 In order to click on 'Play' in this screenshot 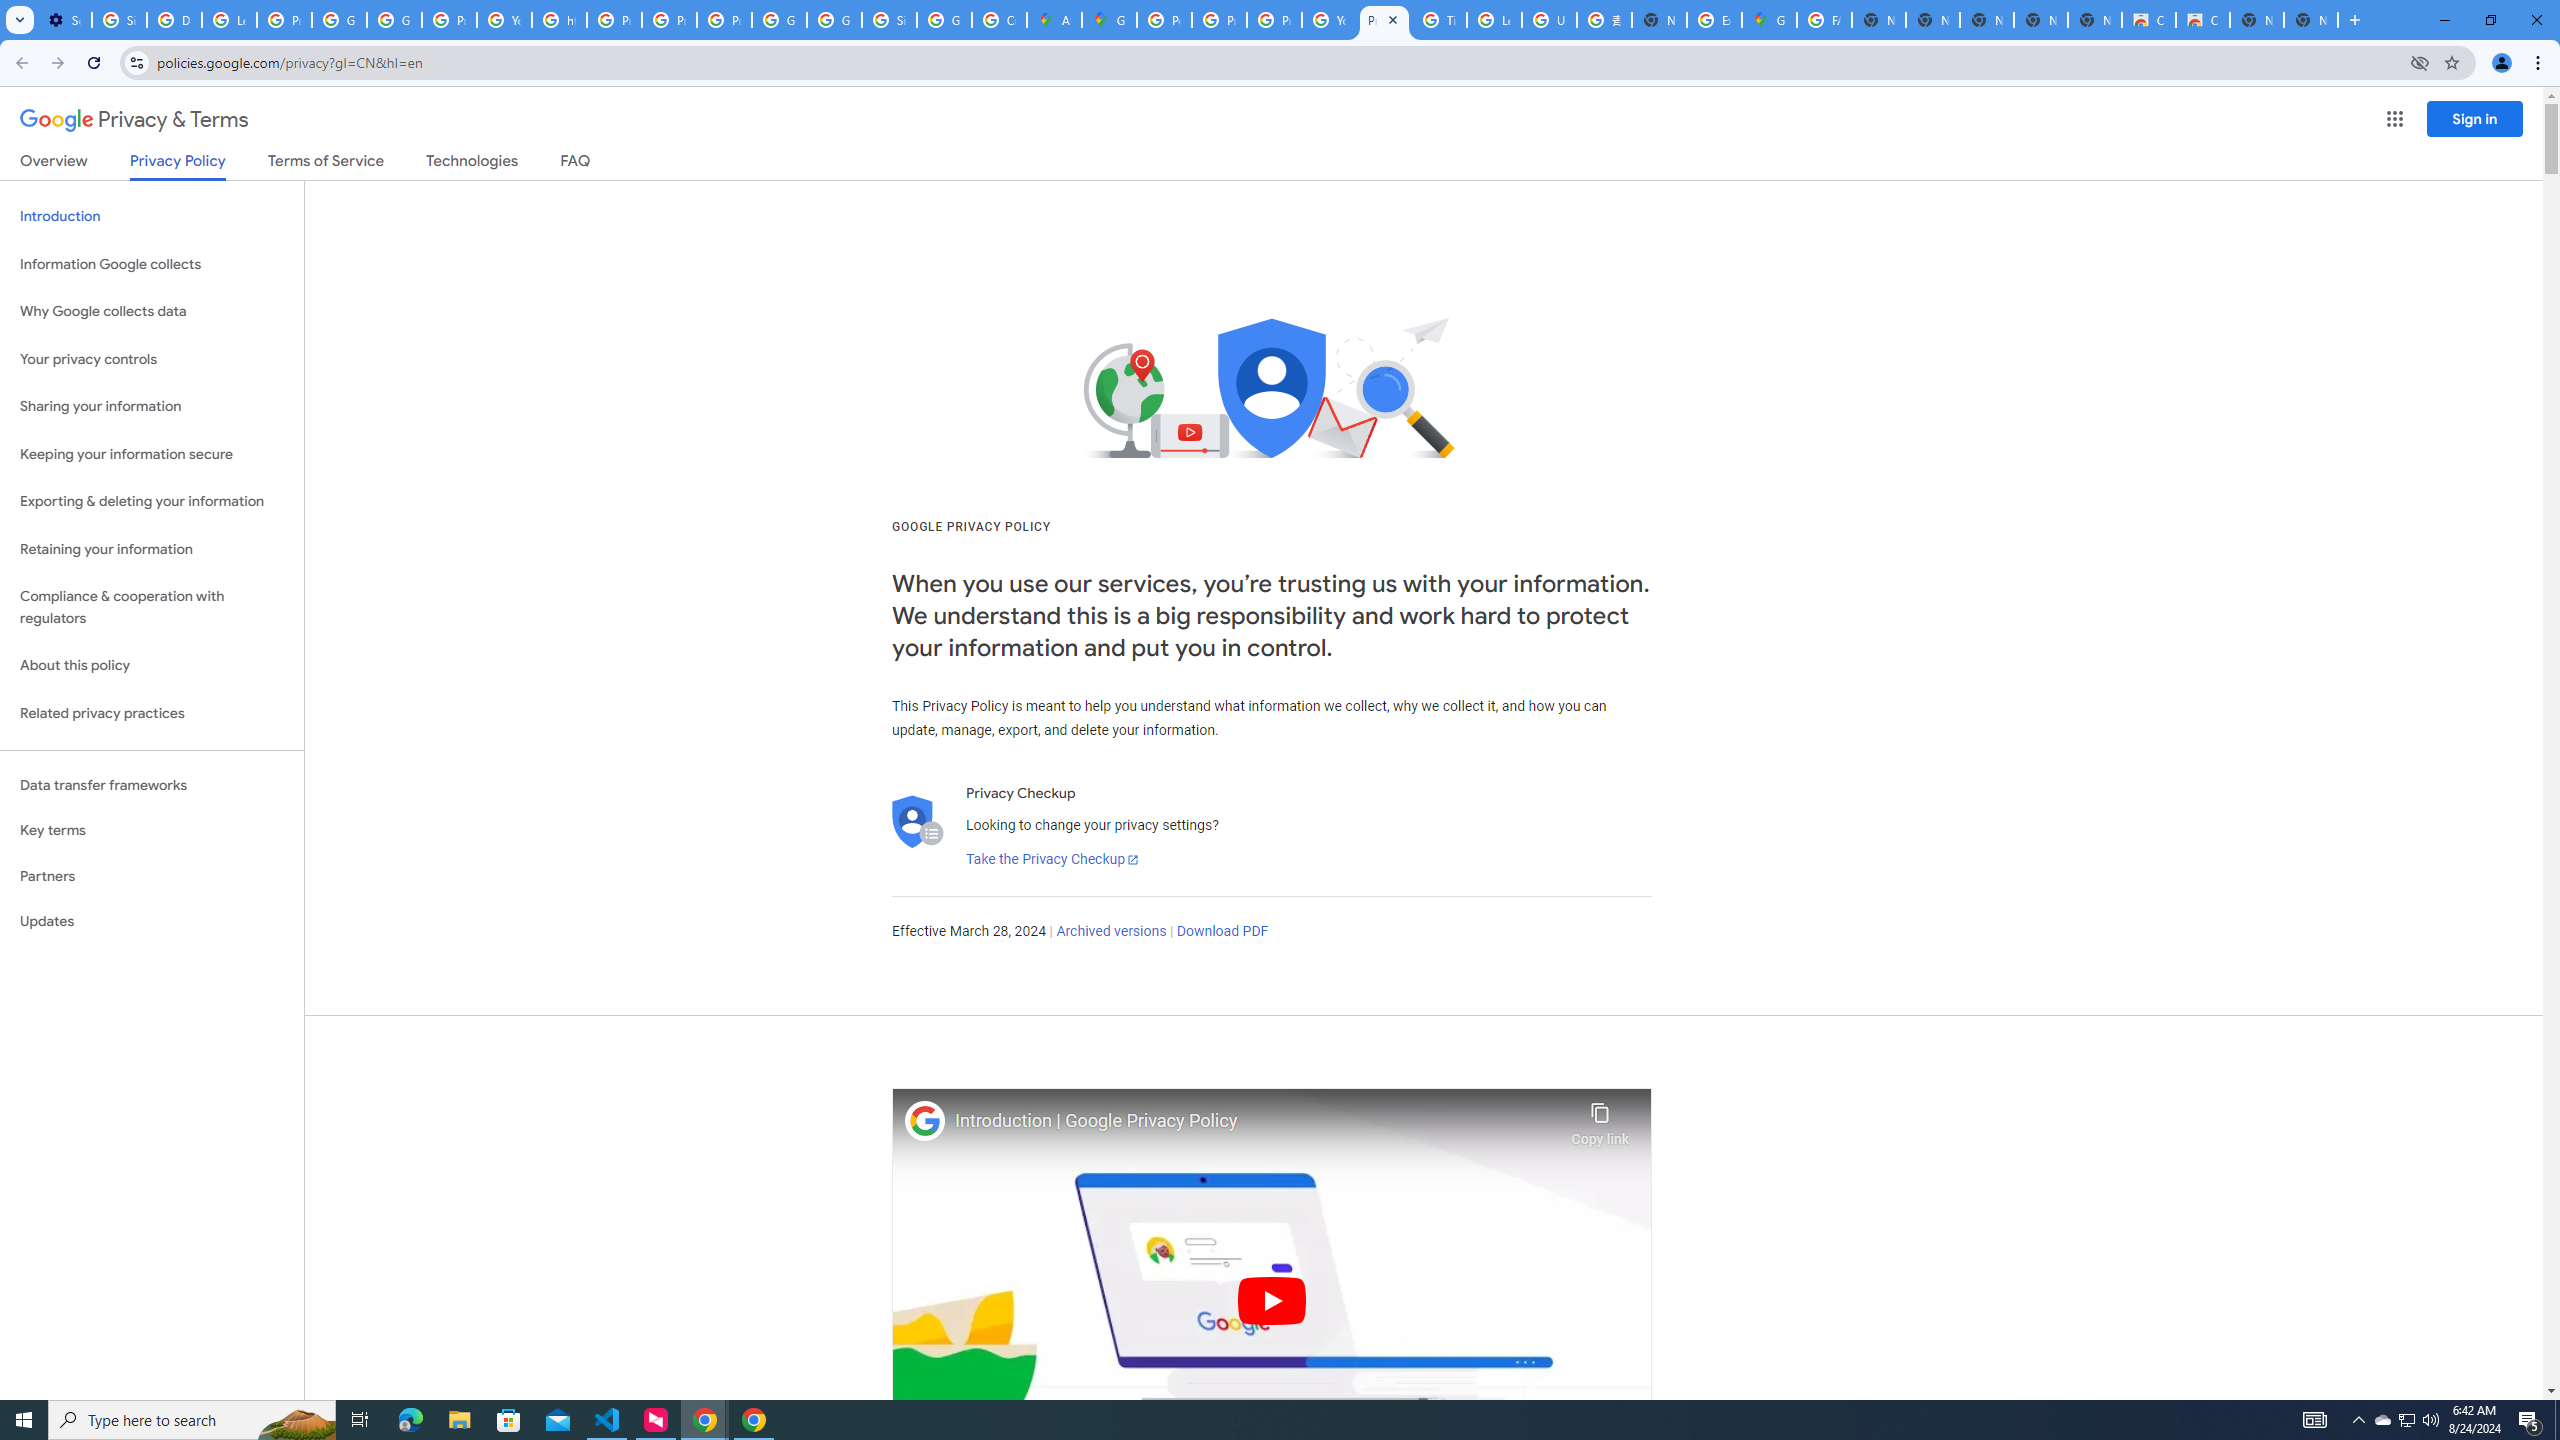, I will do `click(1271, 1299)`.